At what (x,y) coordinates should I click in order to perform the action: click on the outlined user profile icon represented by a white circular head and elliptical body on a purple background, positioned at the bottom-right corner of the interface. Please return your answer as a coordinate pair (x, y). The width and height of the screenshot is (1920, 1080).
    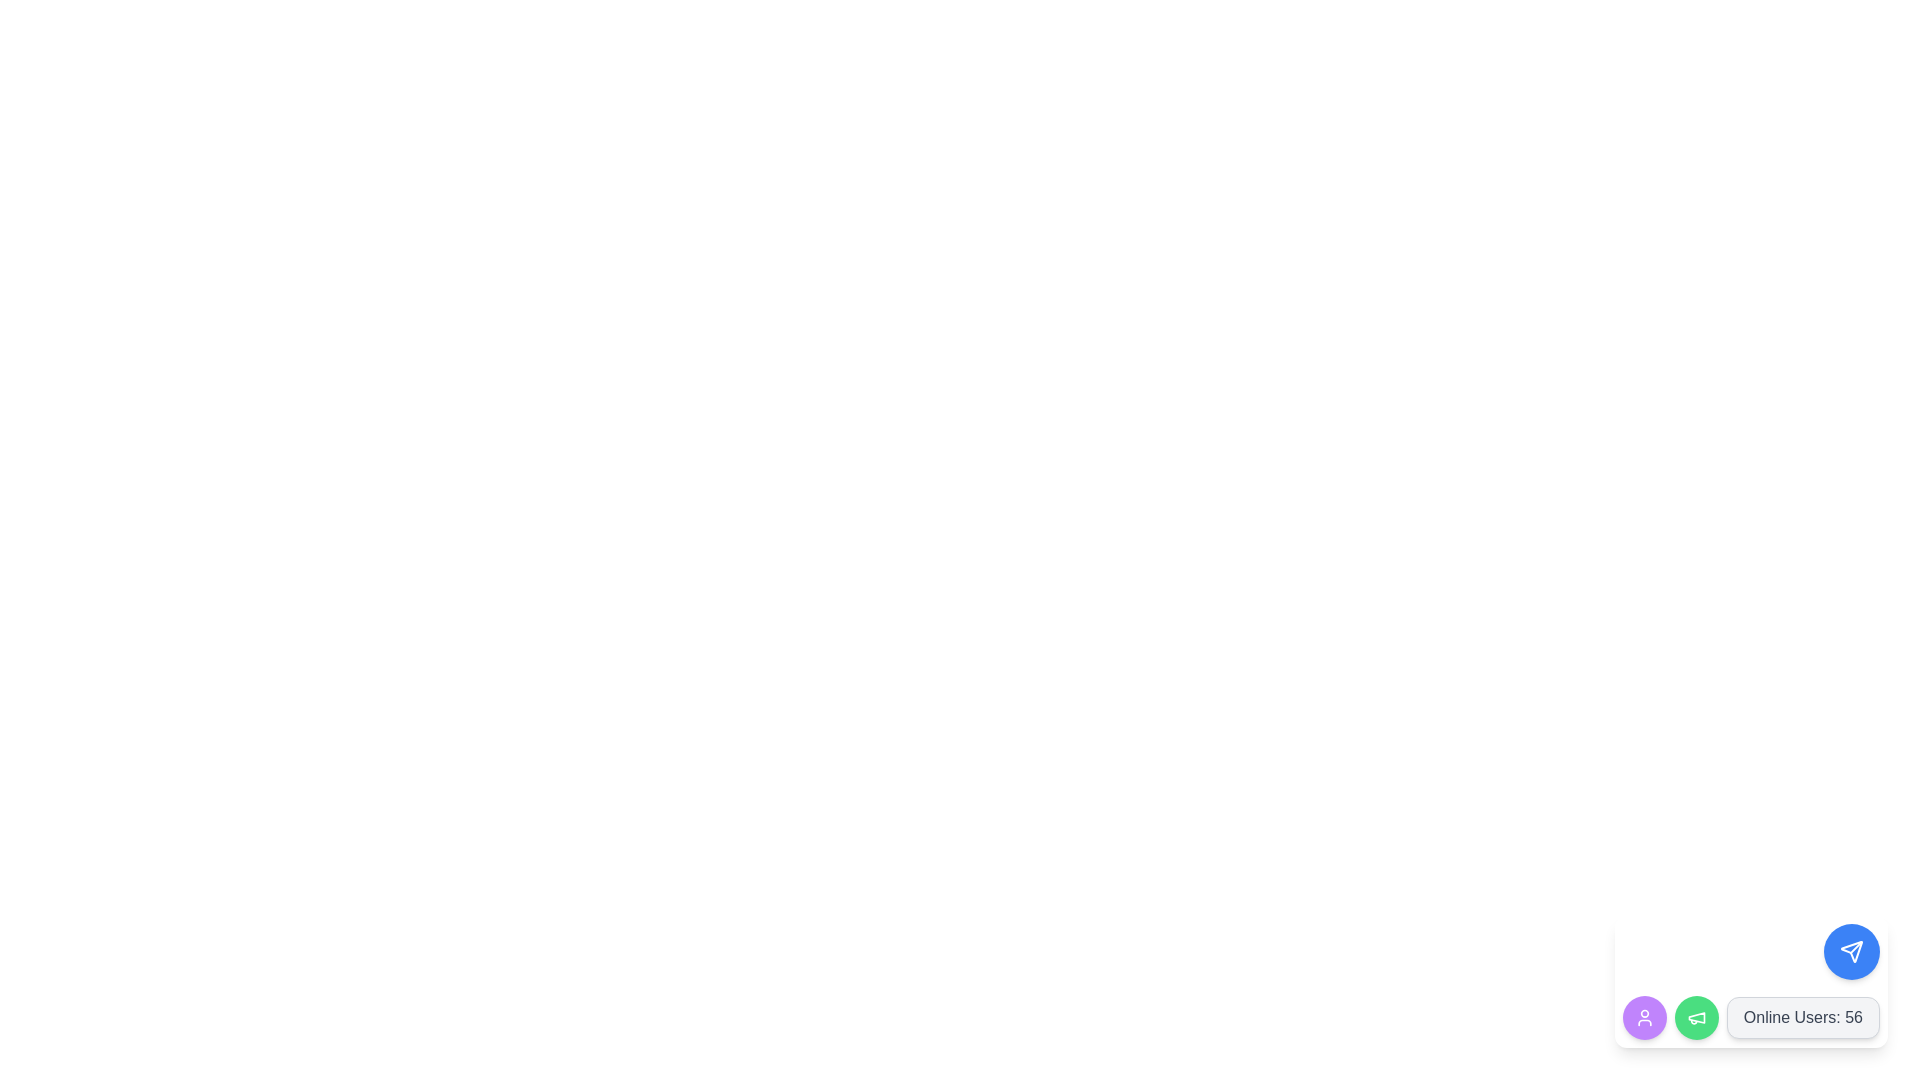
    Looking at the image, I should click on (1644, 1018).